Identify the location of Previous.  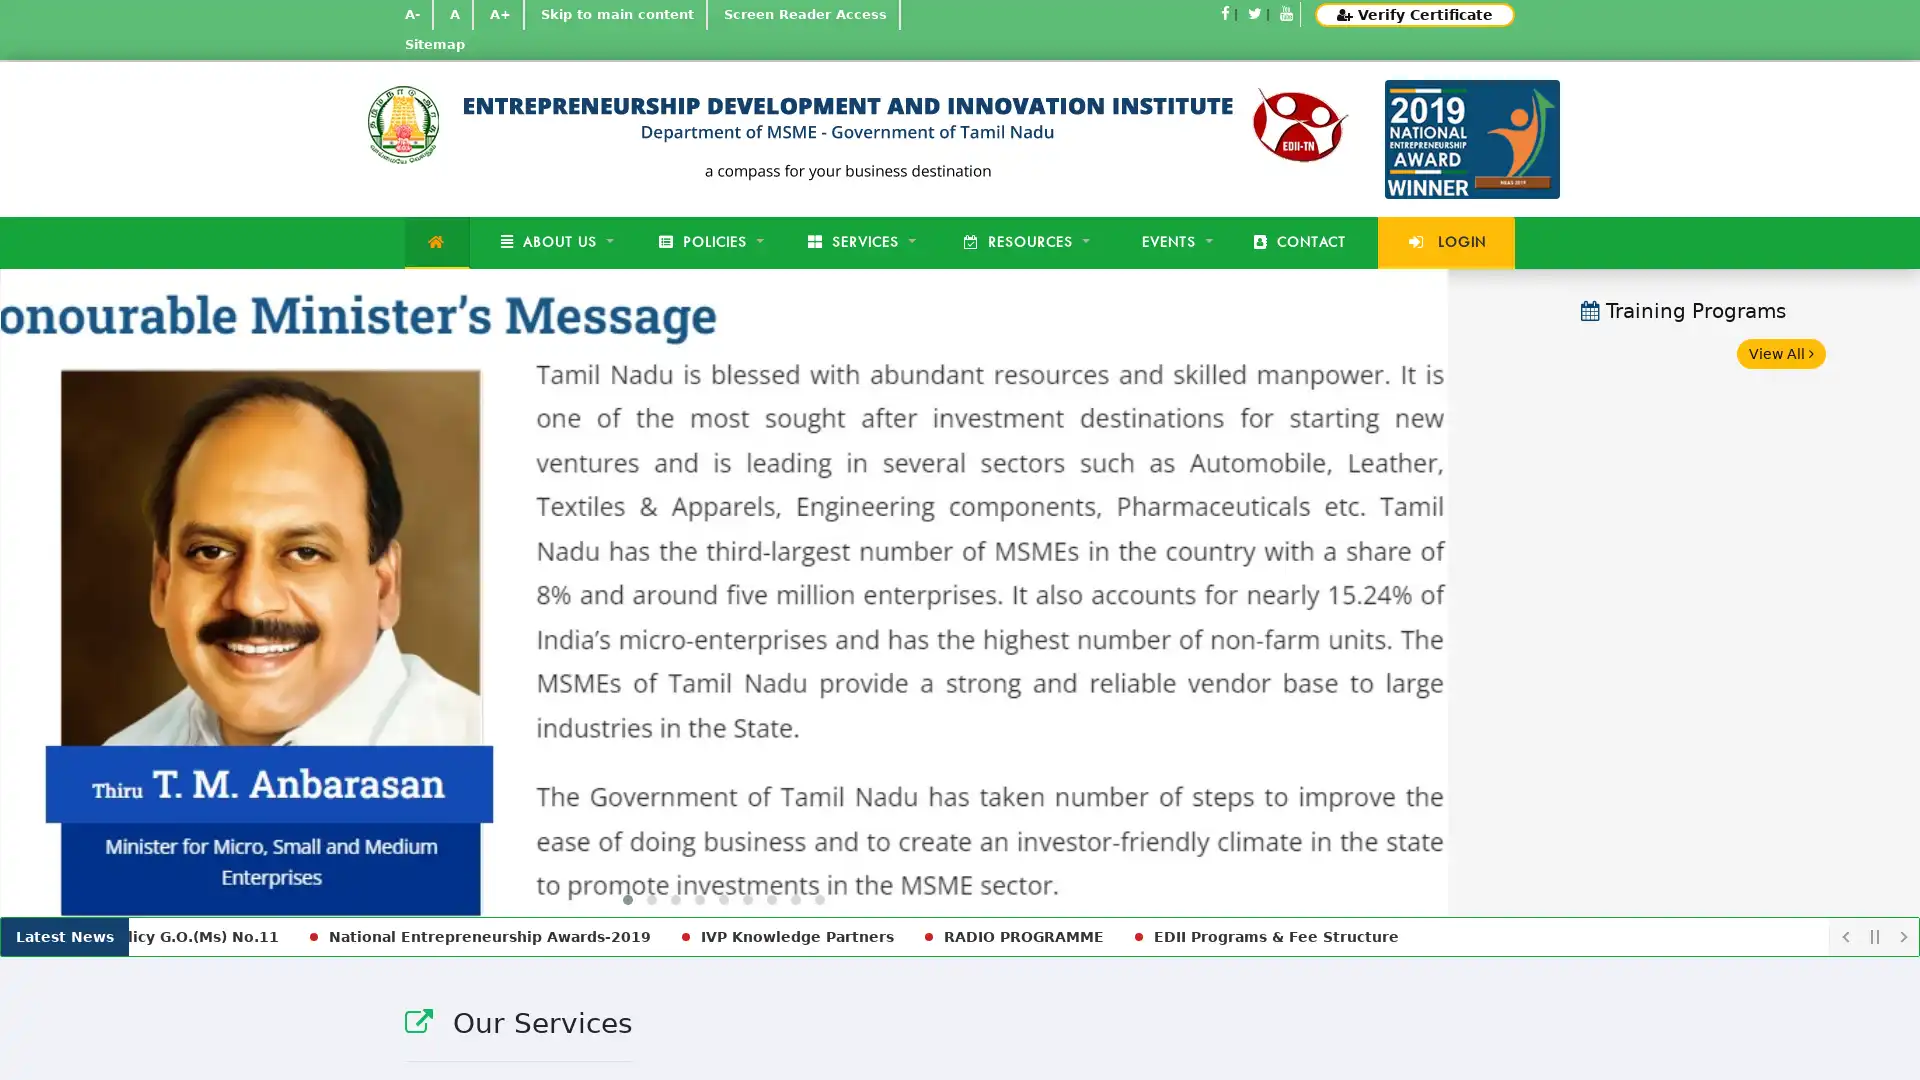
(39, 571).